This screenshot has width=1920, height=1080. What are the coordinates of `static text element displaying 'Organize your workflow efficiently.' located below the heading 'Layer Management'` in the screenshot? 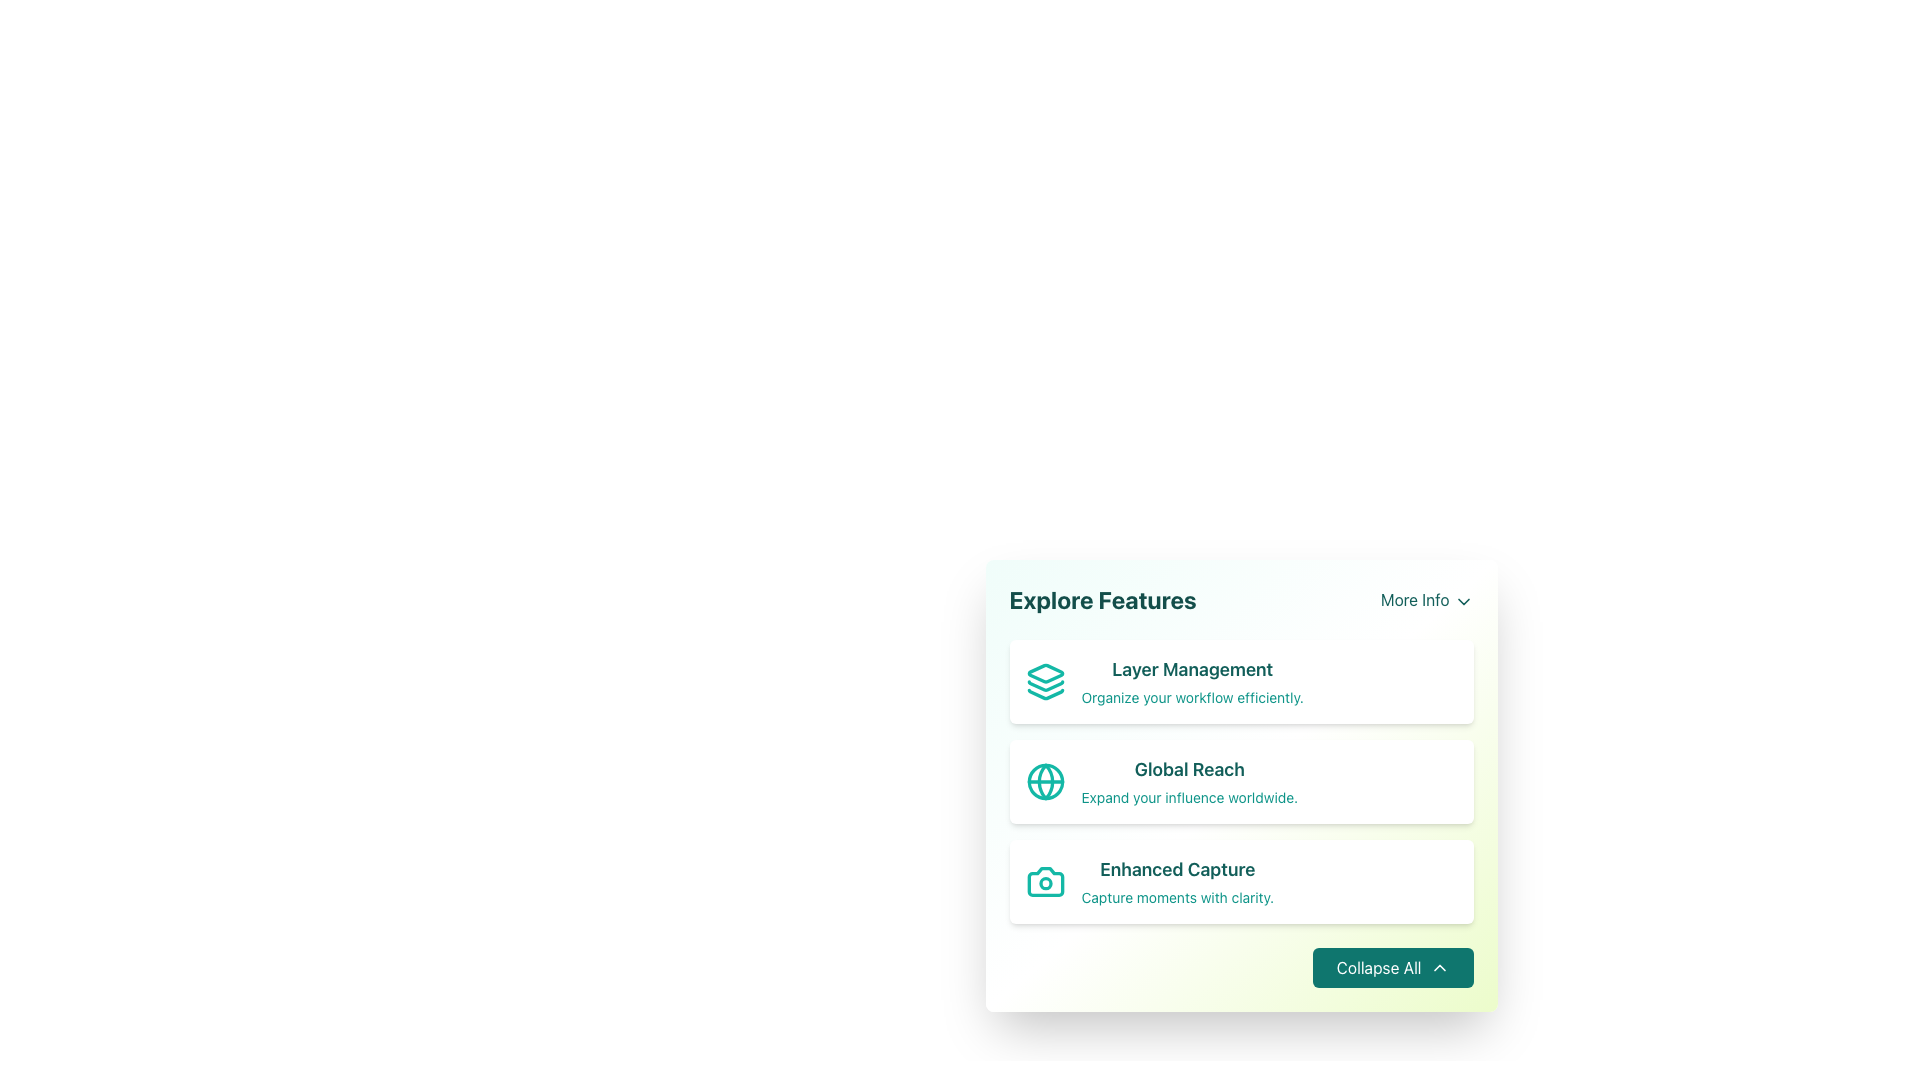 It's located at (1192, 697).